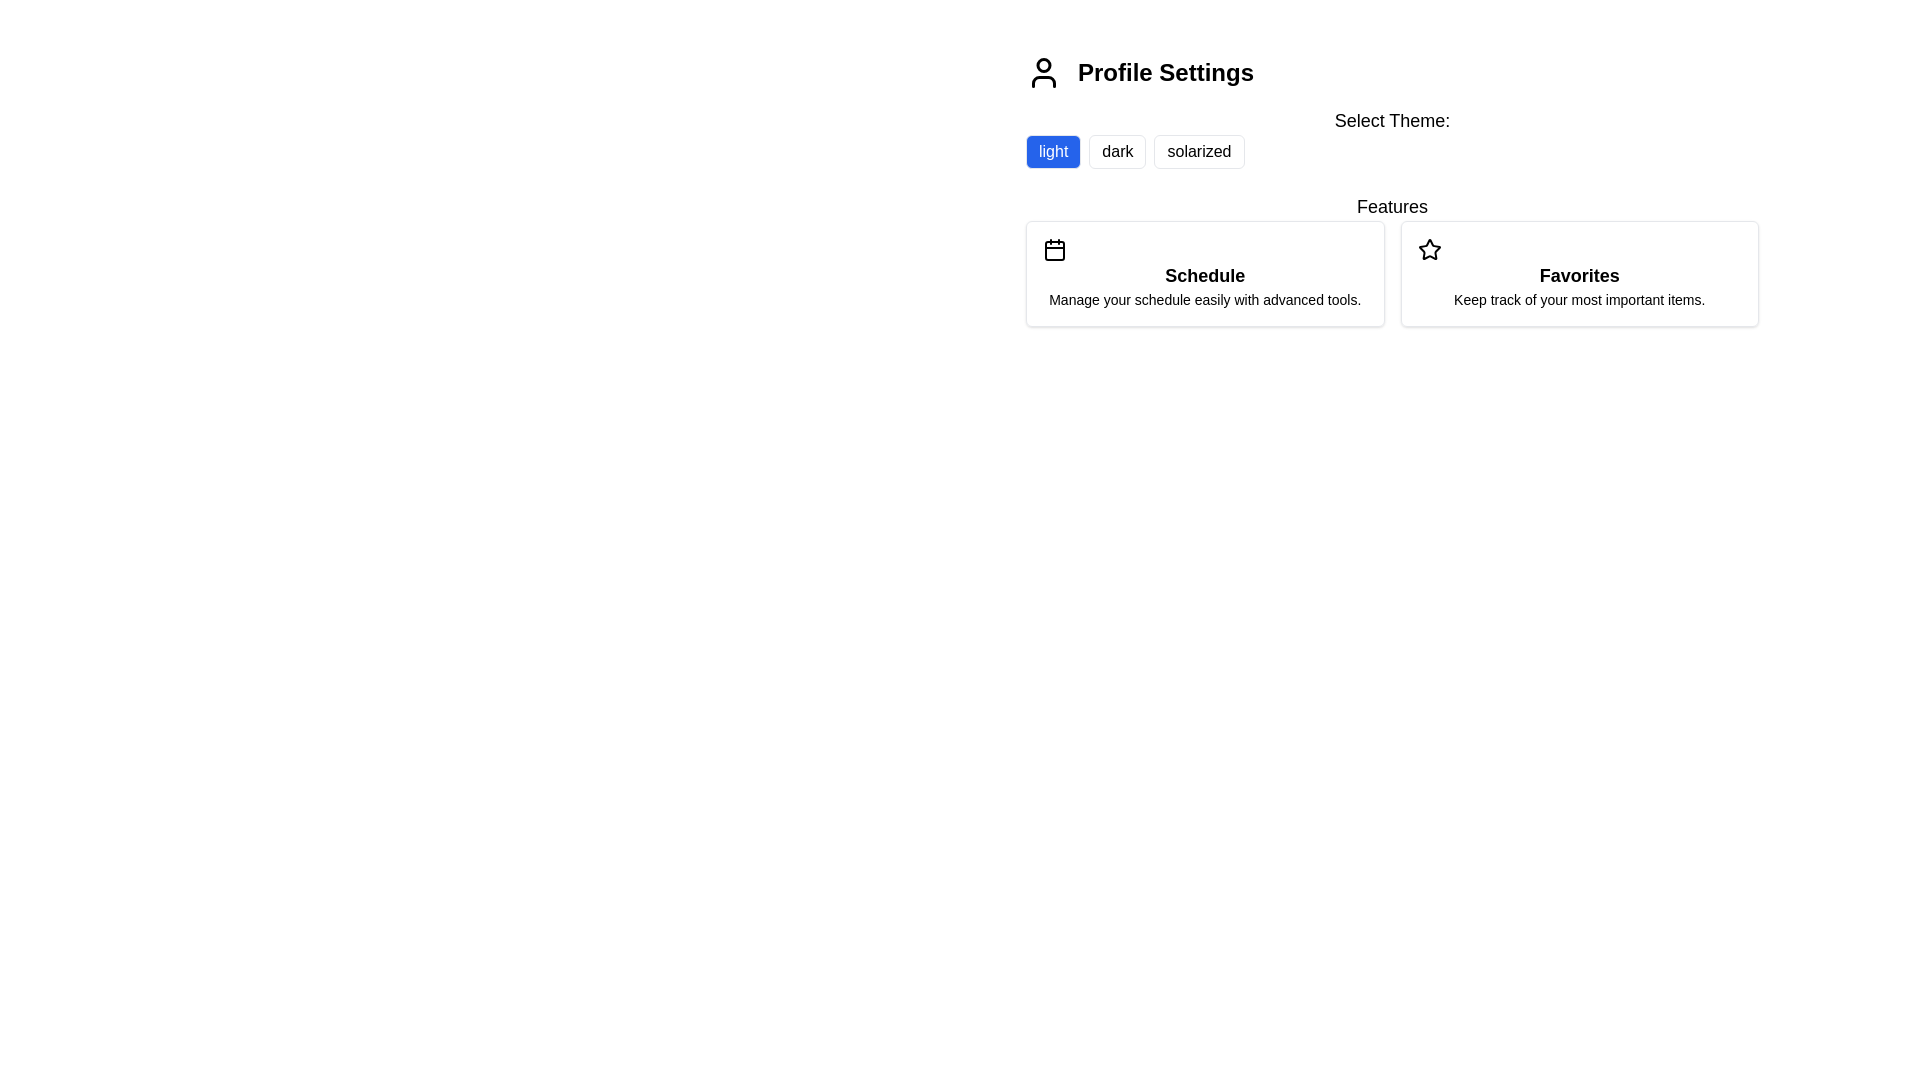 Image resolution: width=1920 pixels, height=1080 pixels. Describe the element at coordinates (1117, 150) in the screenshot. I see `the theme selection button labeled 'dark' to switch the interface to dark mode` at that location.